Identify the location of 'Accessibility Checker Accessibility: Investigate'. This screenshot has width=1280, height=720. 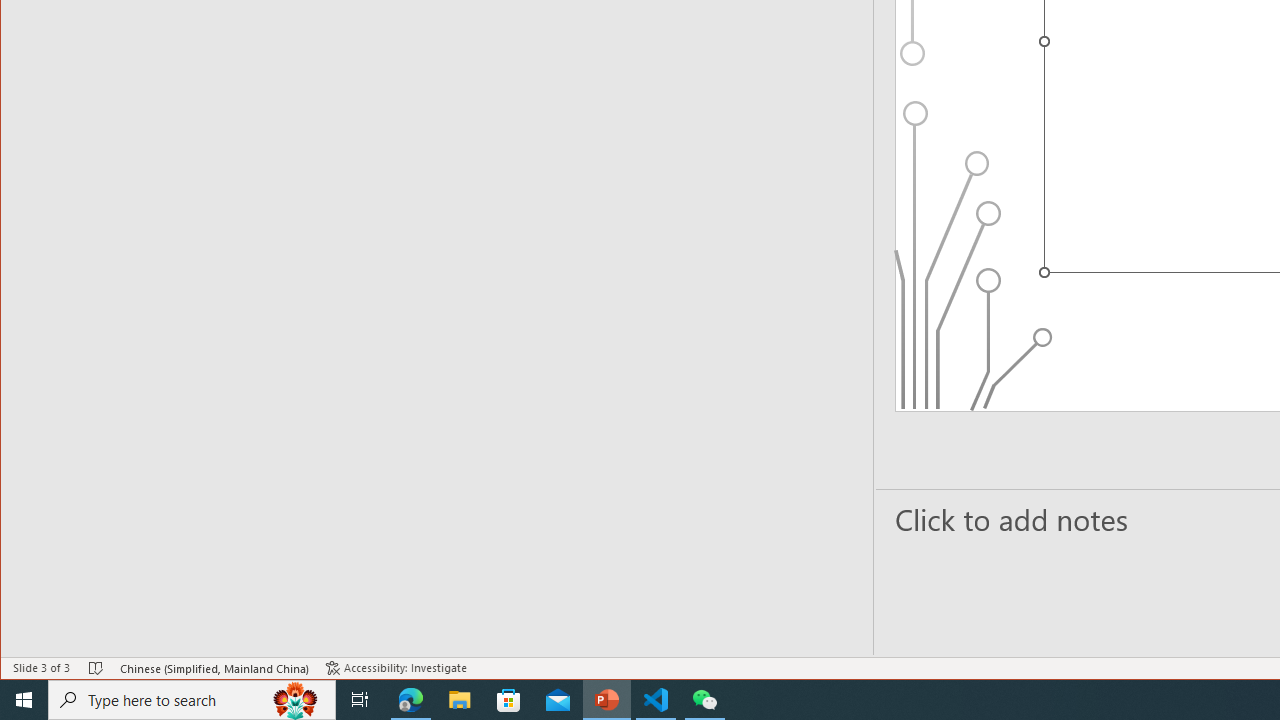
(396, 668).